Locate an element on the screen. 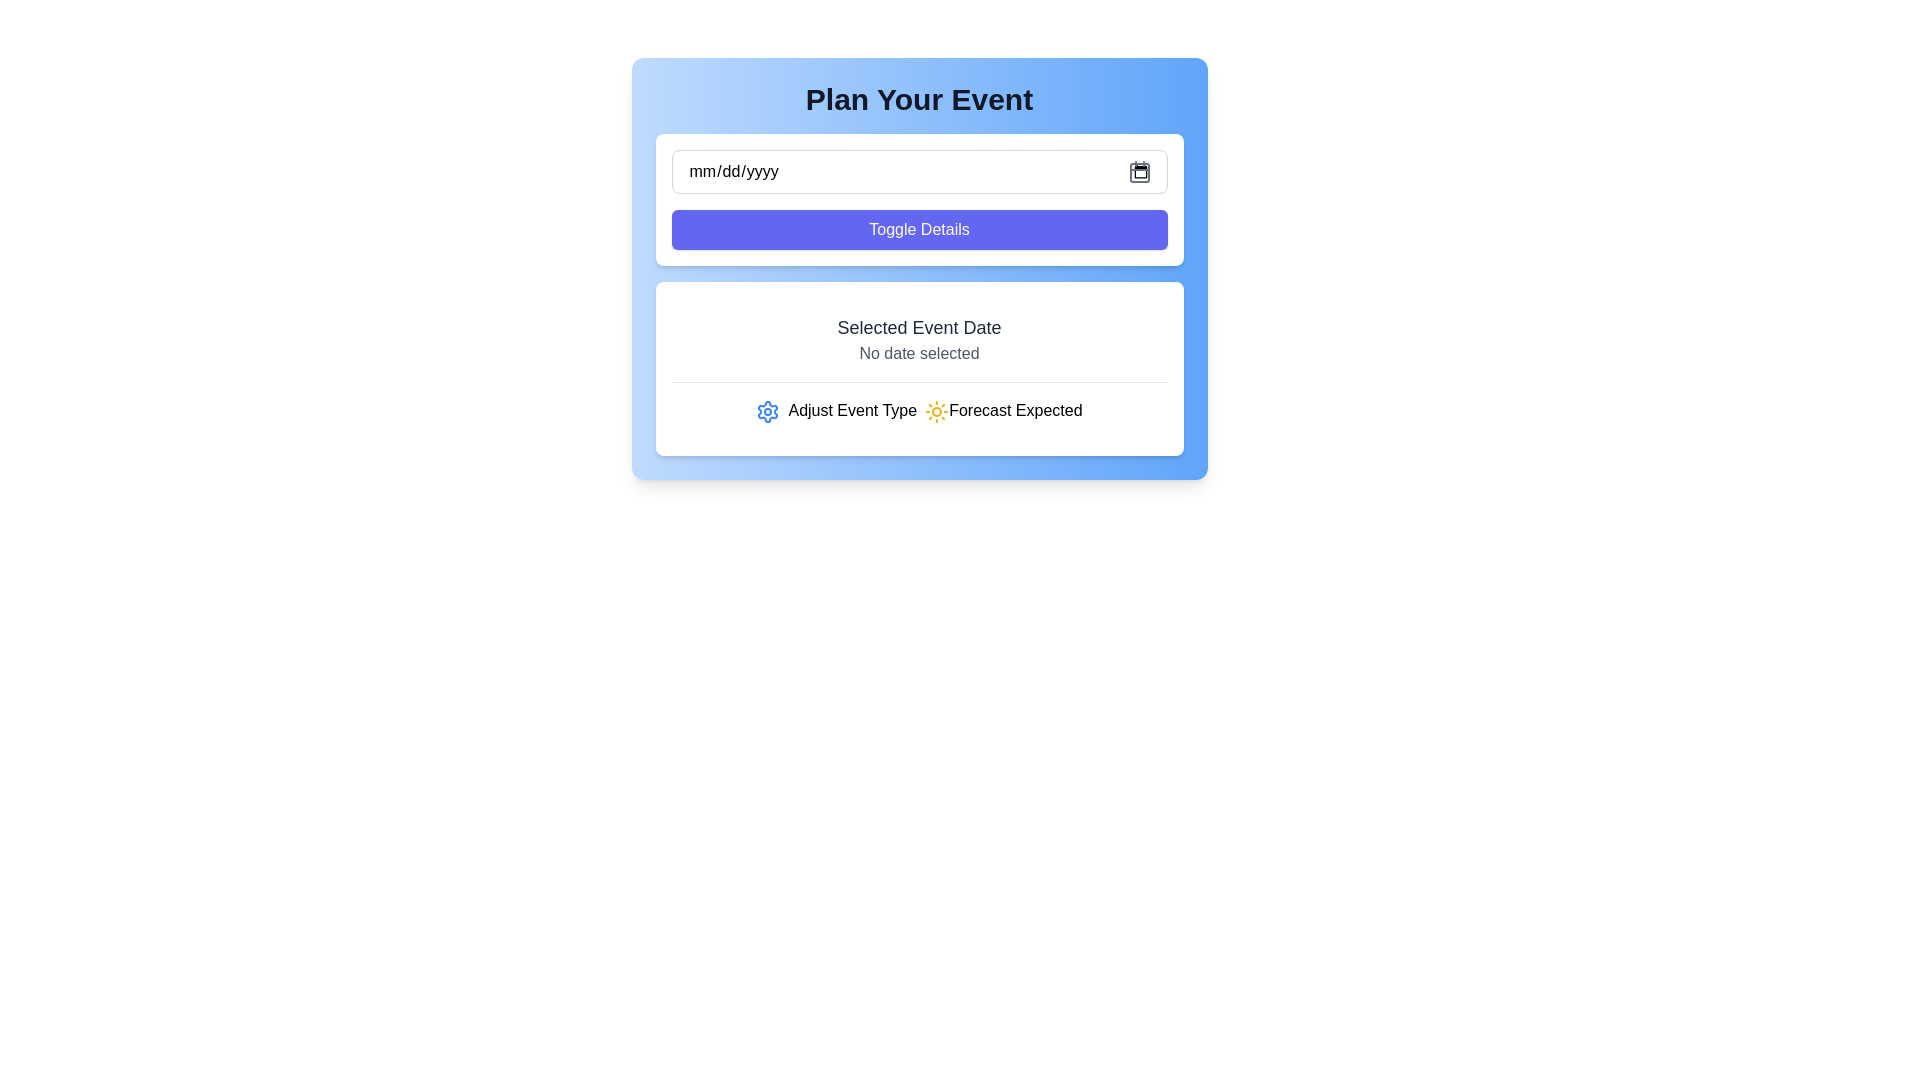  the icons of the Label with graphical elements that displays or modifies event attributes, located beneath the 'Selected Event Date' section is located at coordinates (918, 409).